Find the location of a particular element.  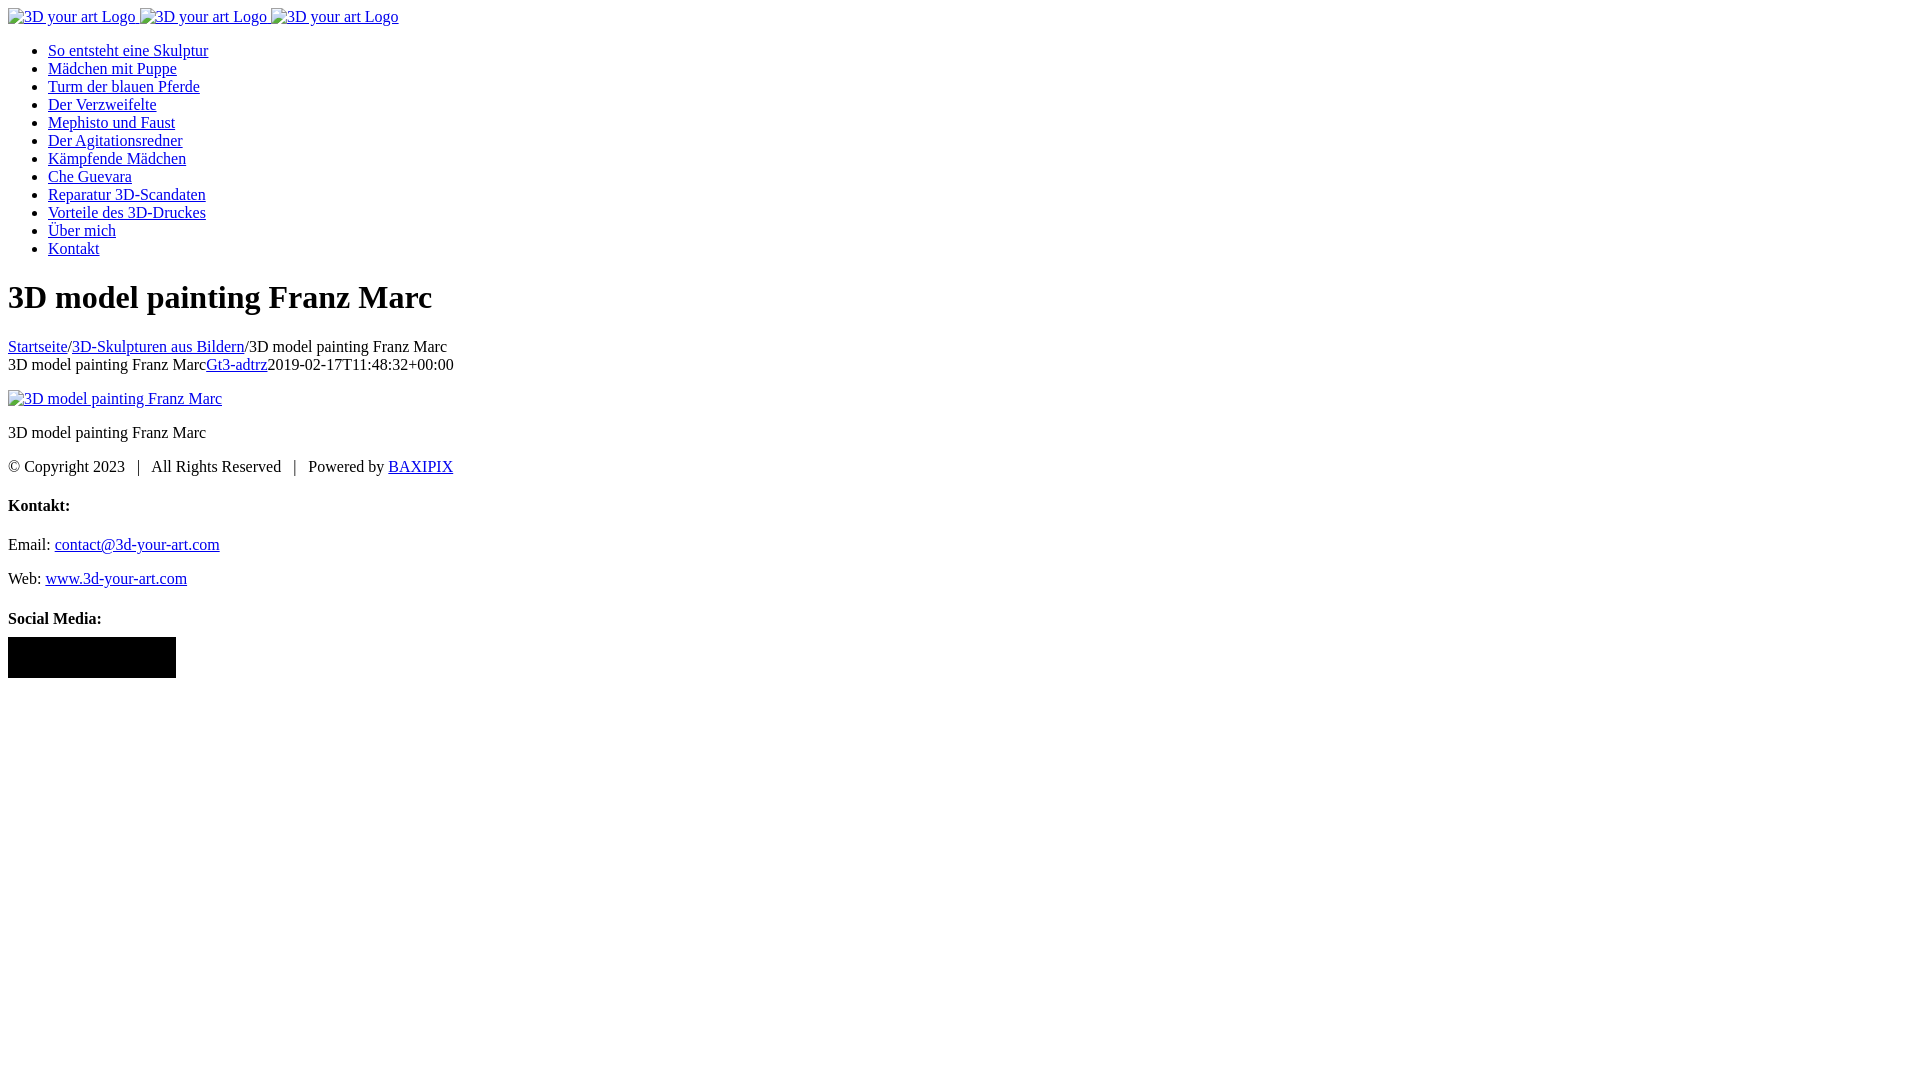

'Der Verzweifelte' is located at coordinates (101, 104).